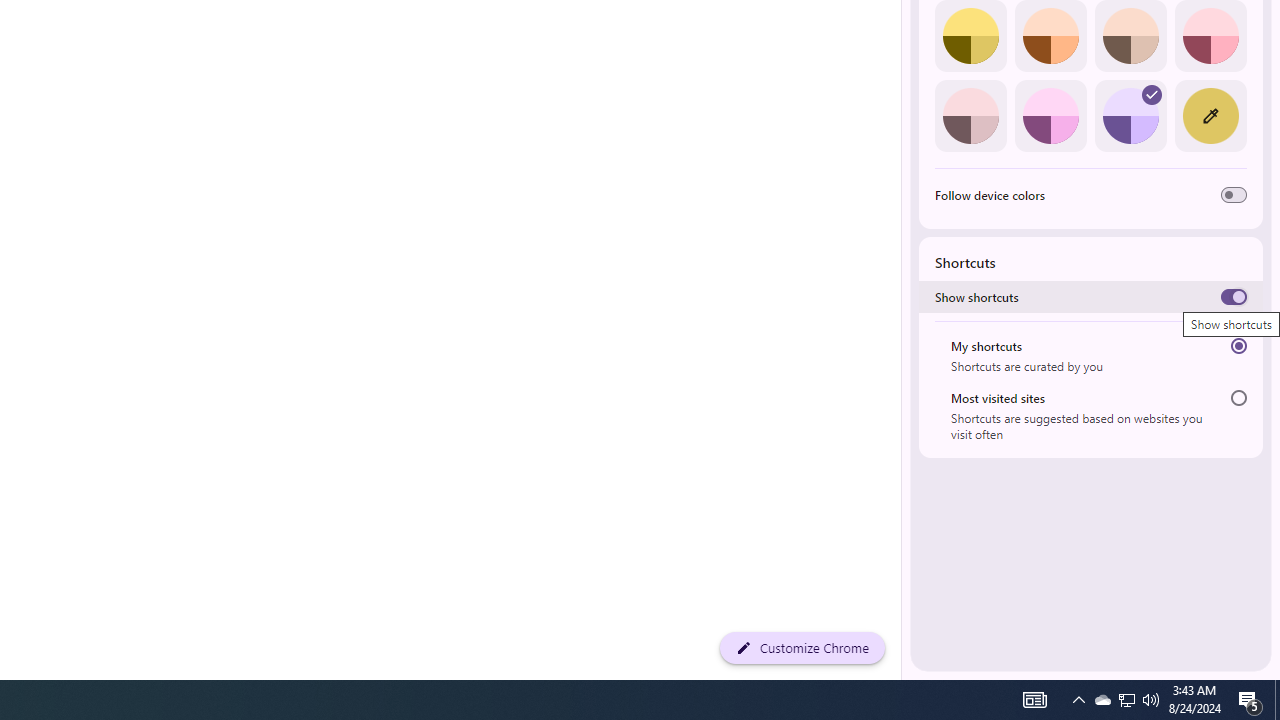  I want to click on 'Fuchsia', so click(1049, 115).